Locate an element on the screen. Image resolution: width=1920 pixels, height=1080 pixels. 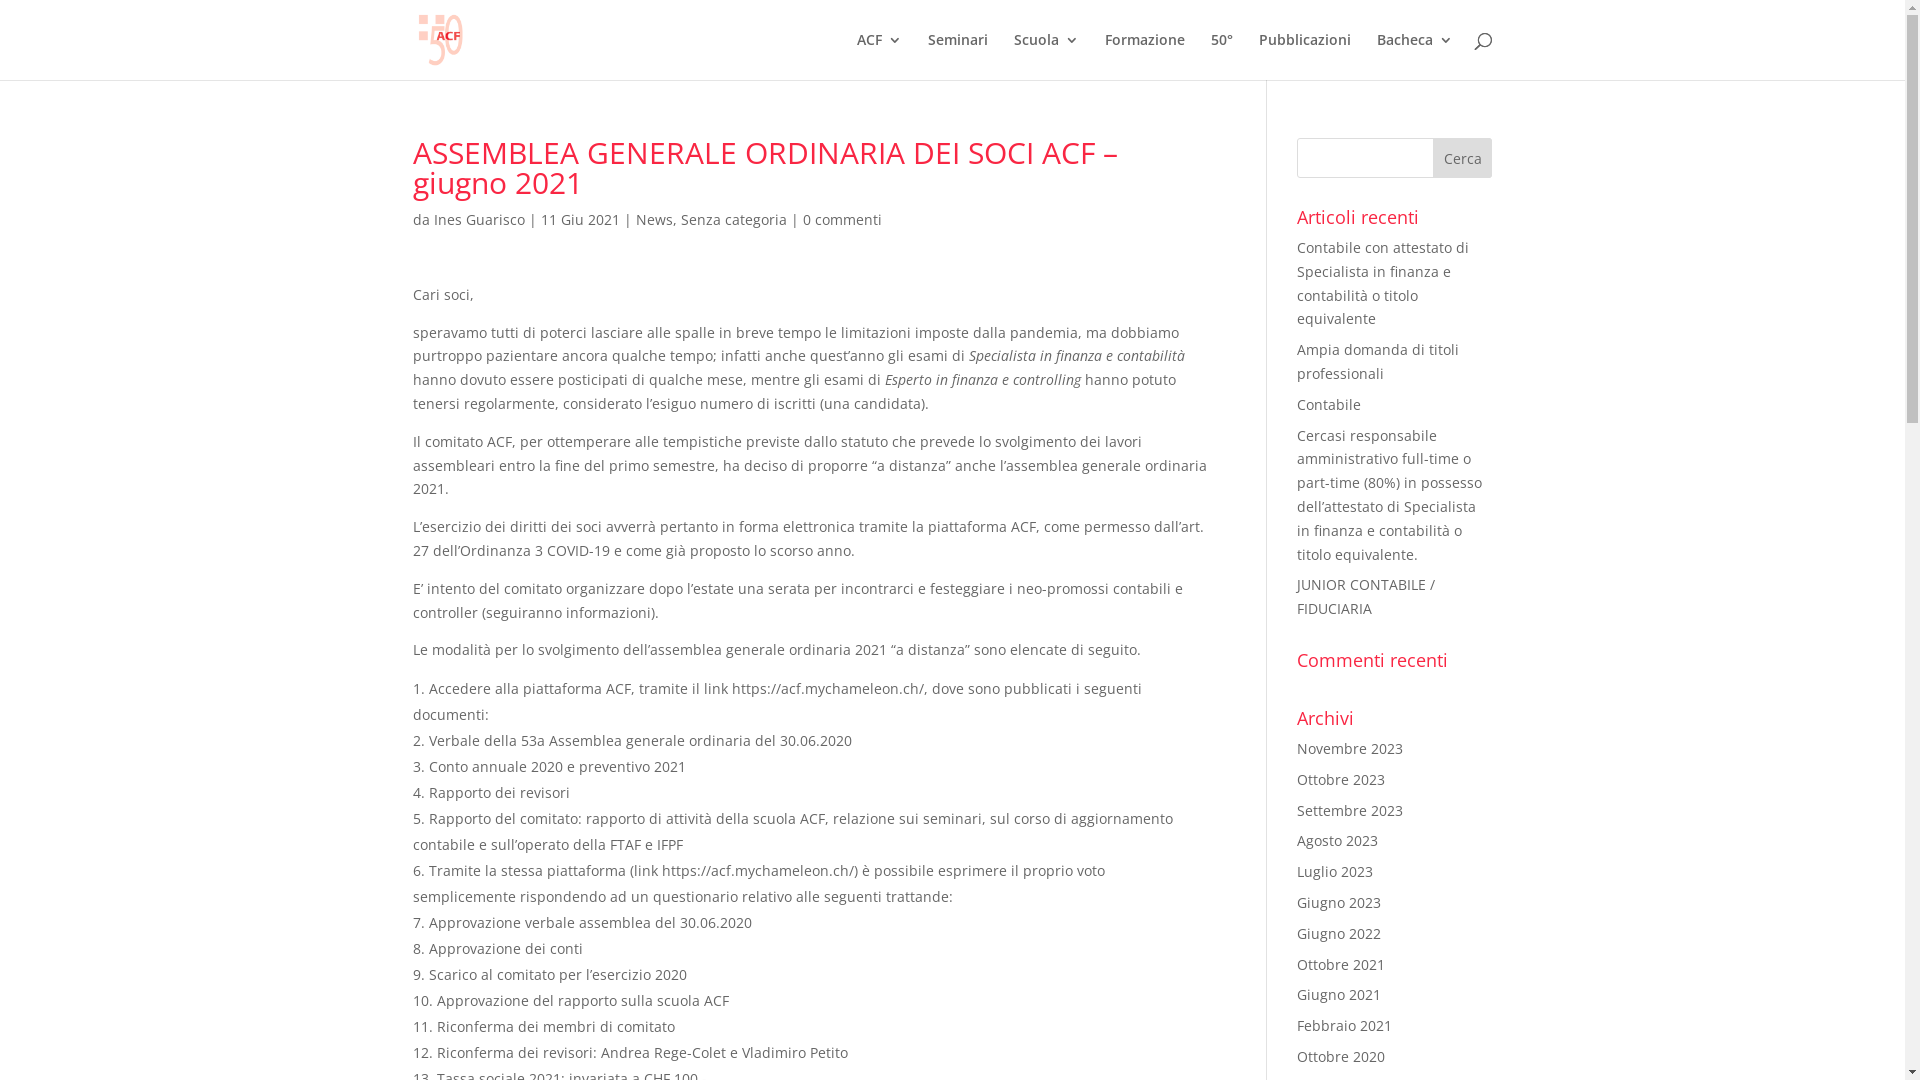
'Pubblicazioni' is located at coordinates (1304, 55).